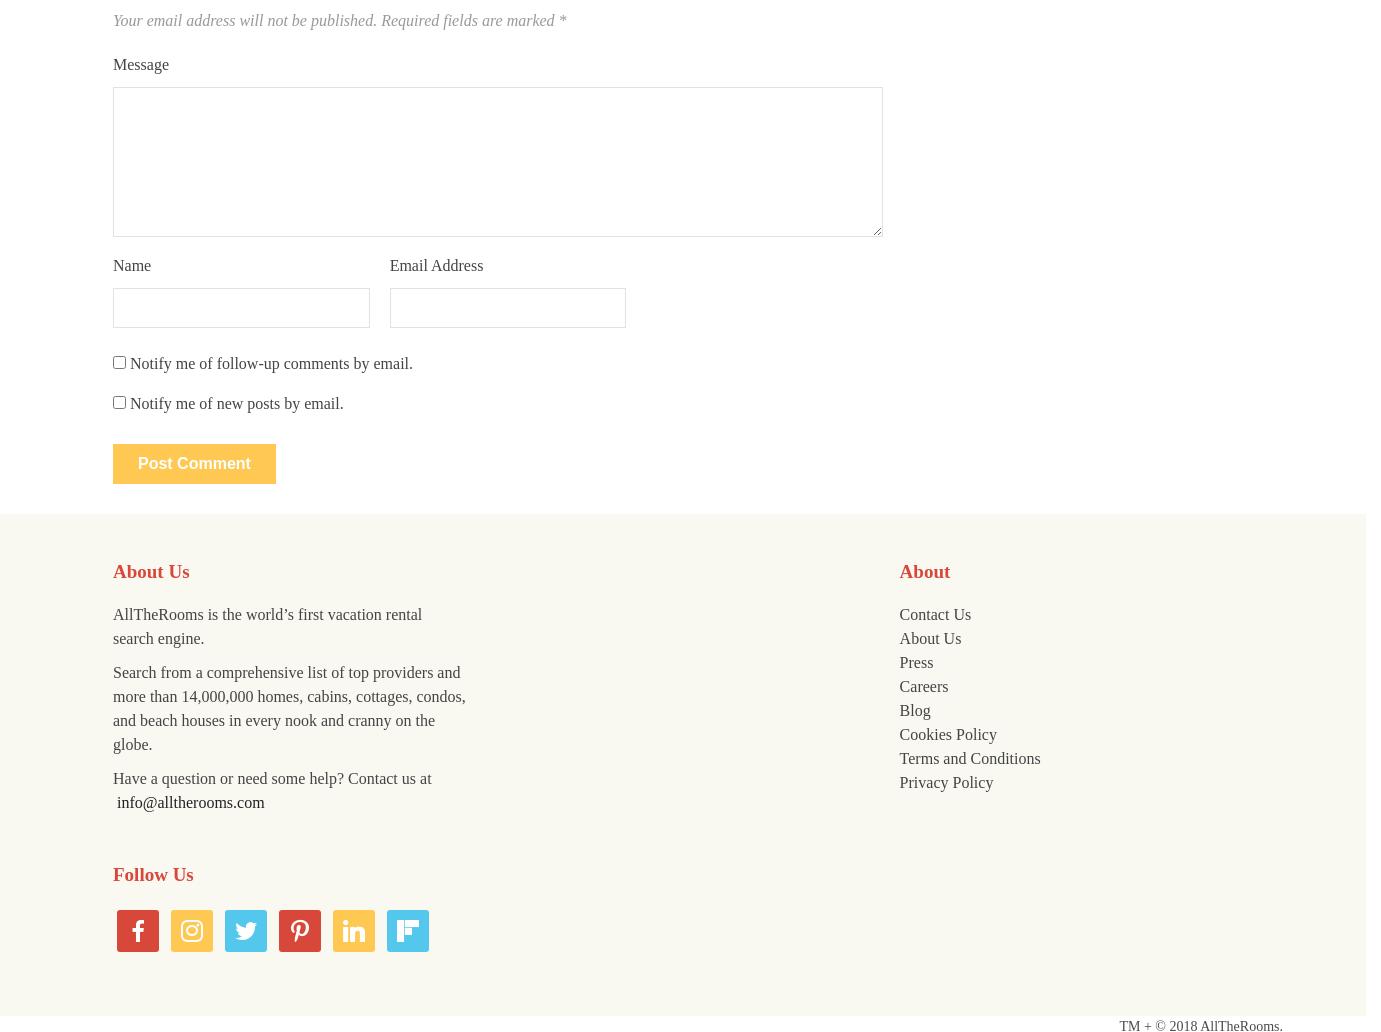  What do you see at coordinates (289, 707) in the screenshot?
I see `'Search from a comprehensive list of top providers and more than 14,000,000 homes, cabins, cottages, condos, and beach houses in every nook and cranny on the globe.'` at bounding box center [289, 707].